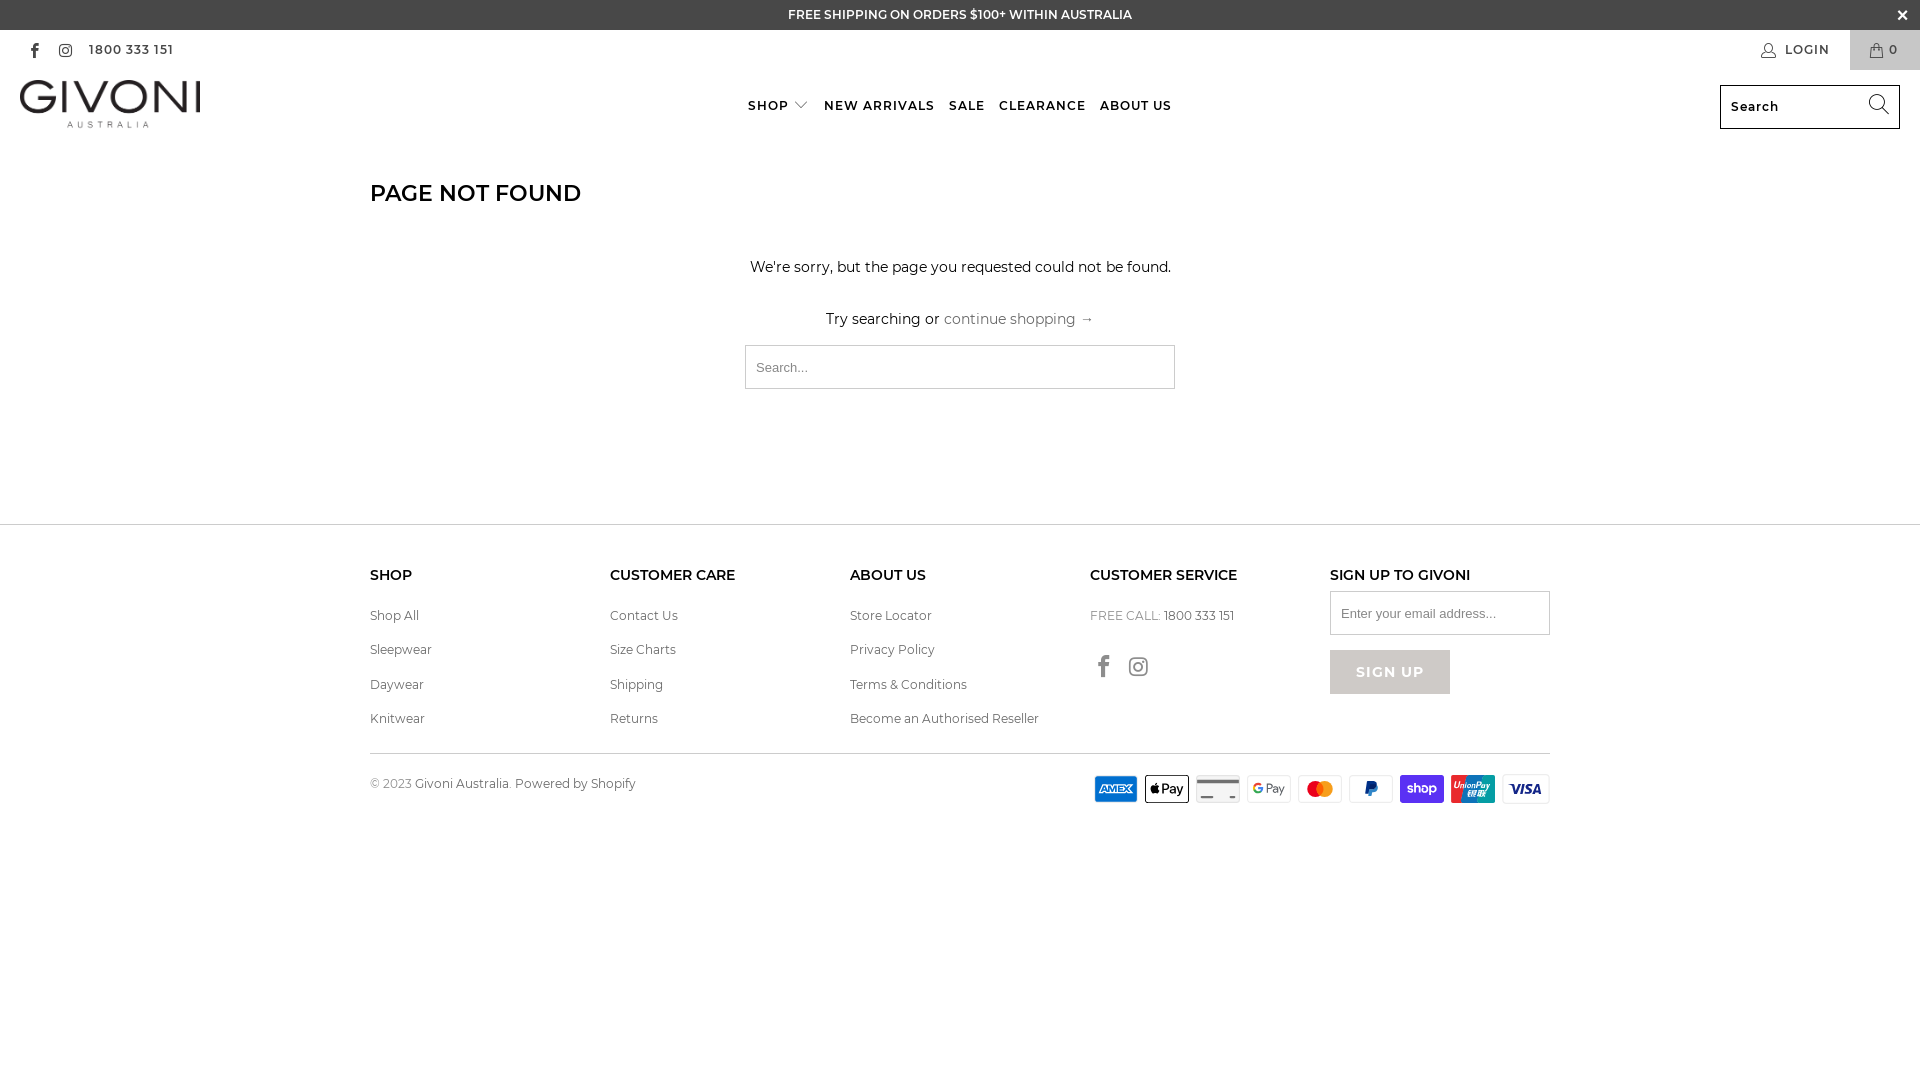 The height and width of the screenshot is (1080, 1920). Describe the element at coordinates (400, 649) in the screenshot. I see `'Sleepwear'` at that location.